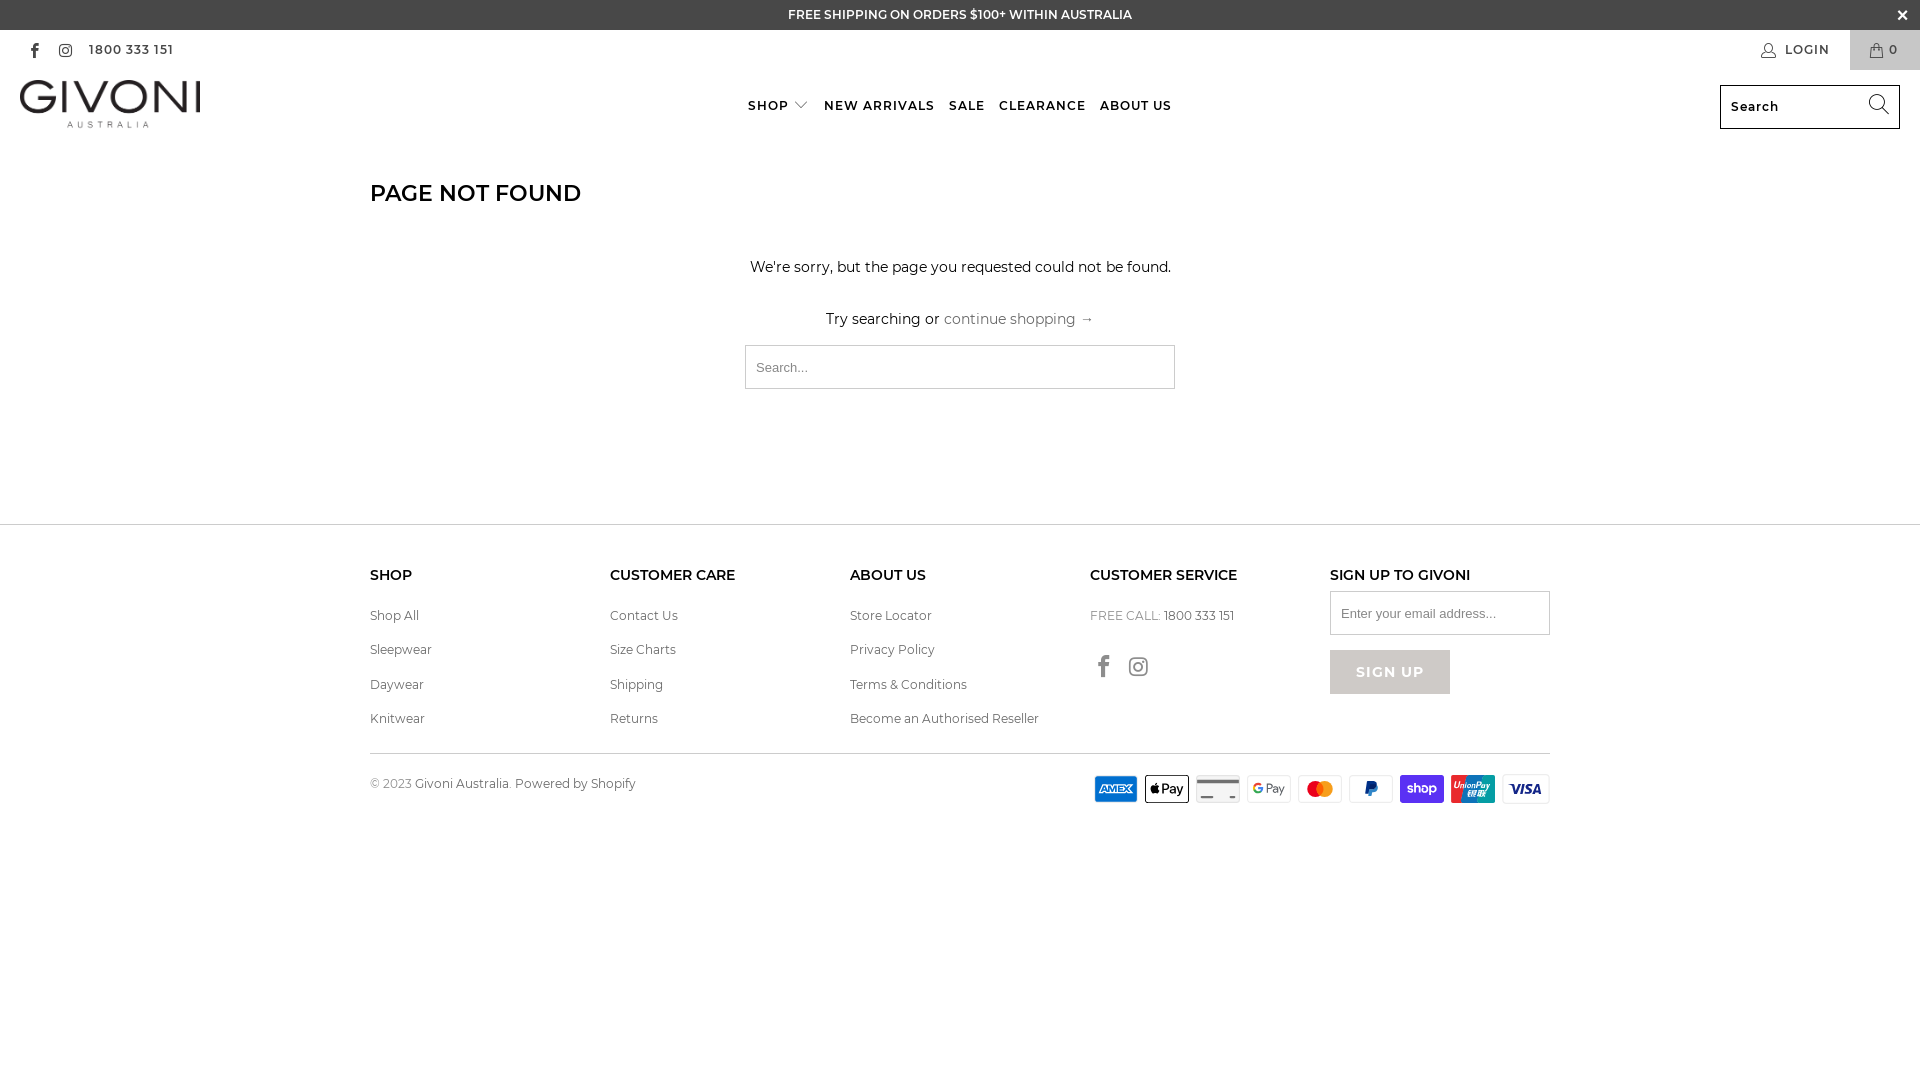 The height and width of the screenshot is (1080, 1920). Describe the element at coordinates (400, 649) in the screenshot. I see `'Sleepwear'` at that location.